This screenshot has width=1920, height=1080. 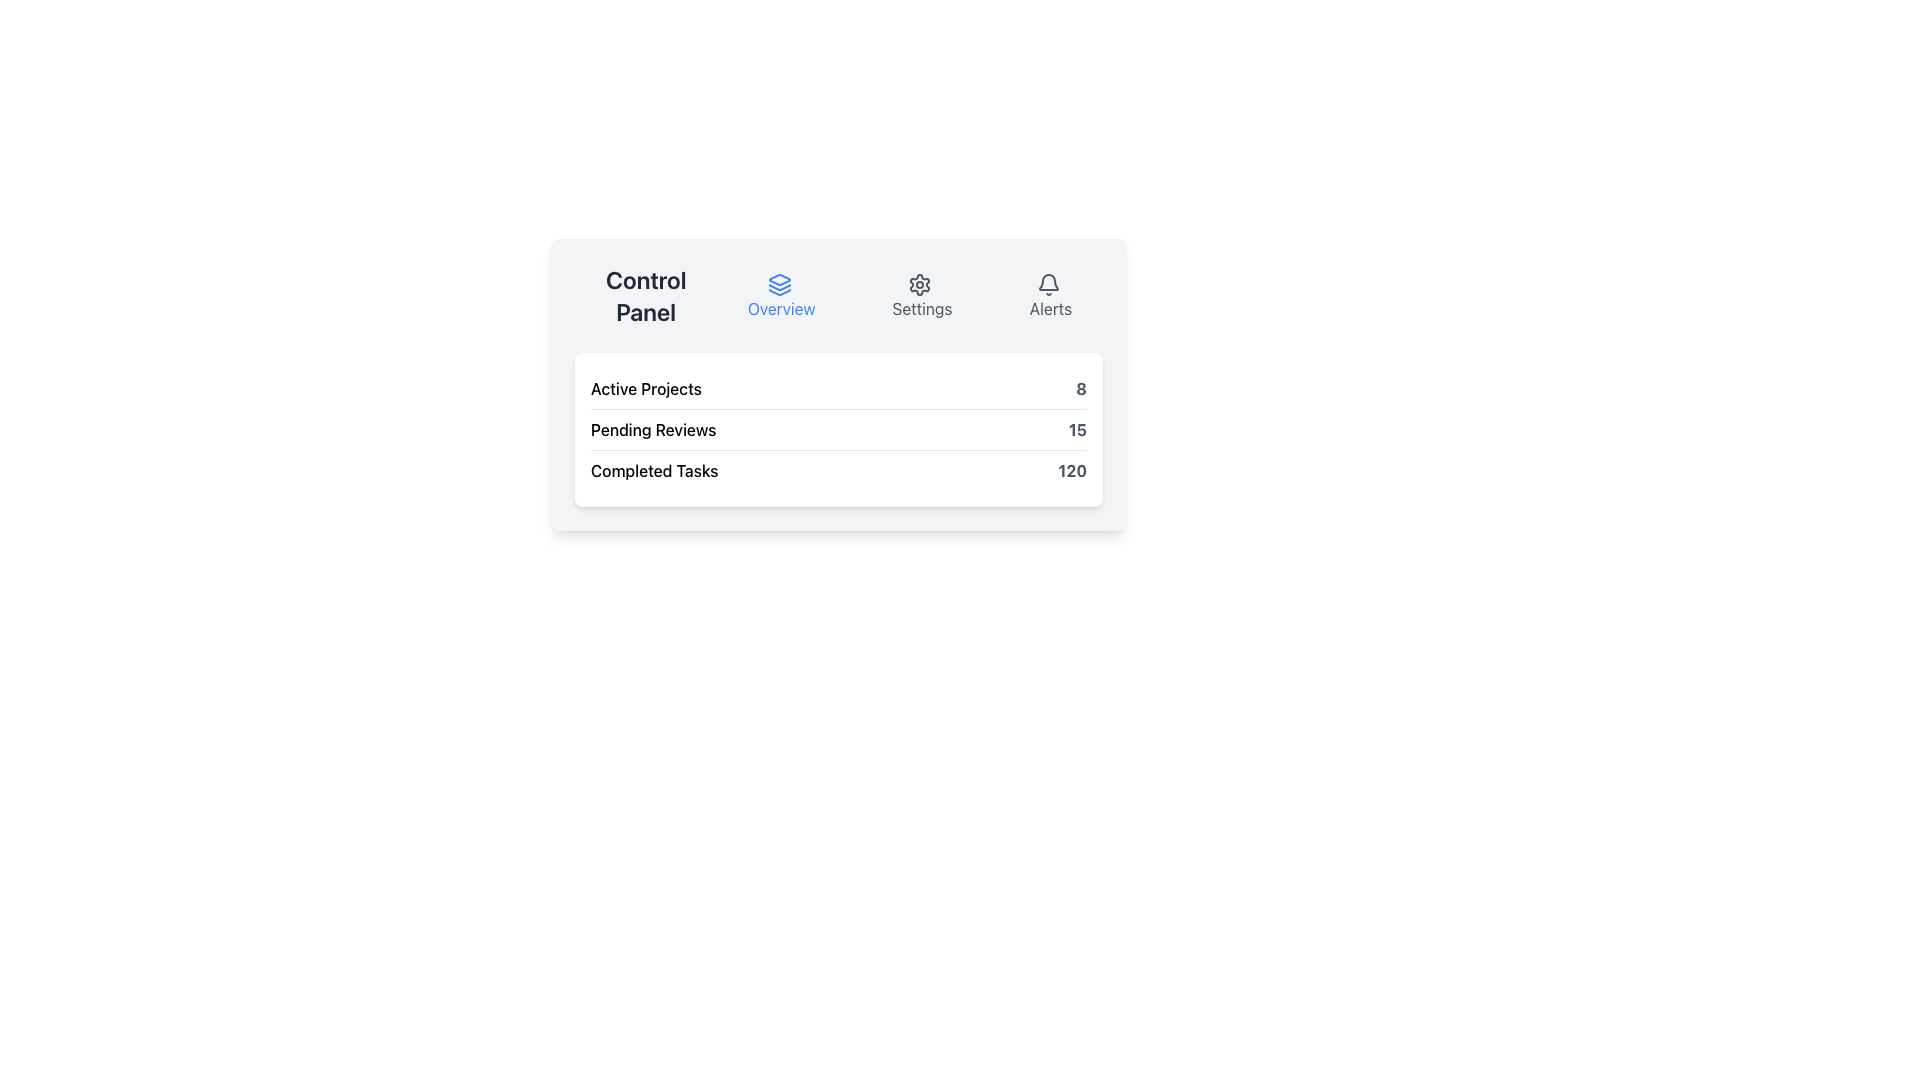 What do you see at coordinates (1076, 428) in the screenshot?
I see `the bold, dark gray text label displaying the number '15' aligned to the right side of the row labeled 'Pending Reviews' in the Control Panel` at bounding box center [1076, 428].